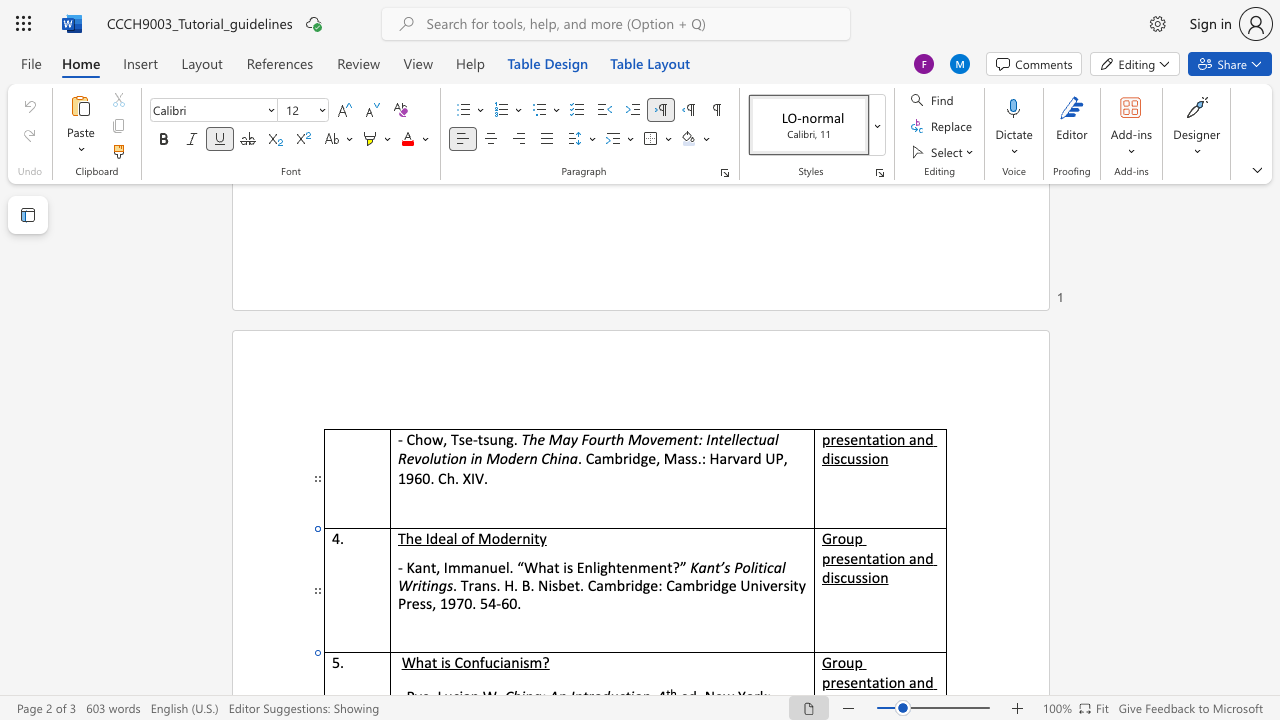 The image size is (1280, 720). Describe the element at coordinates (476, 567) in the screenshot. I see `the 2th character "a" in the text` at that location.